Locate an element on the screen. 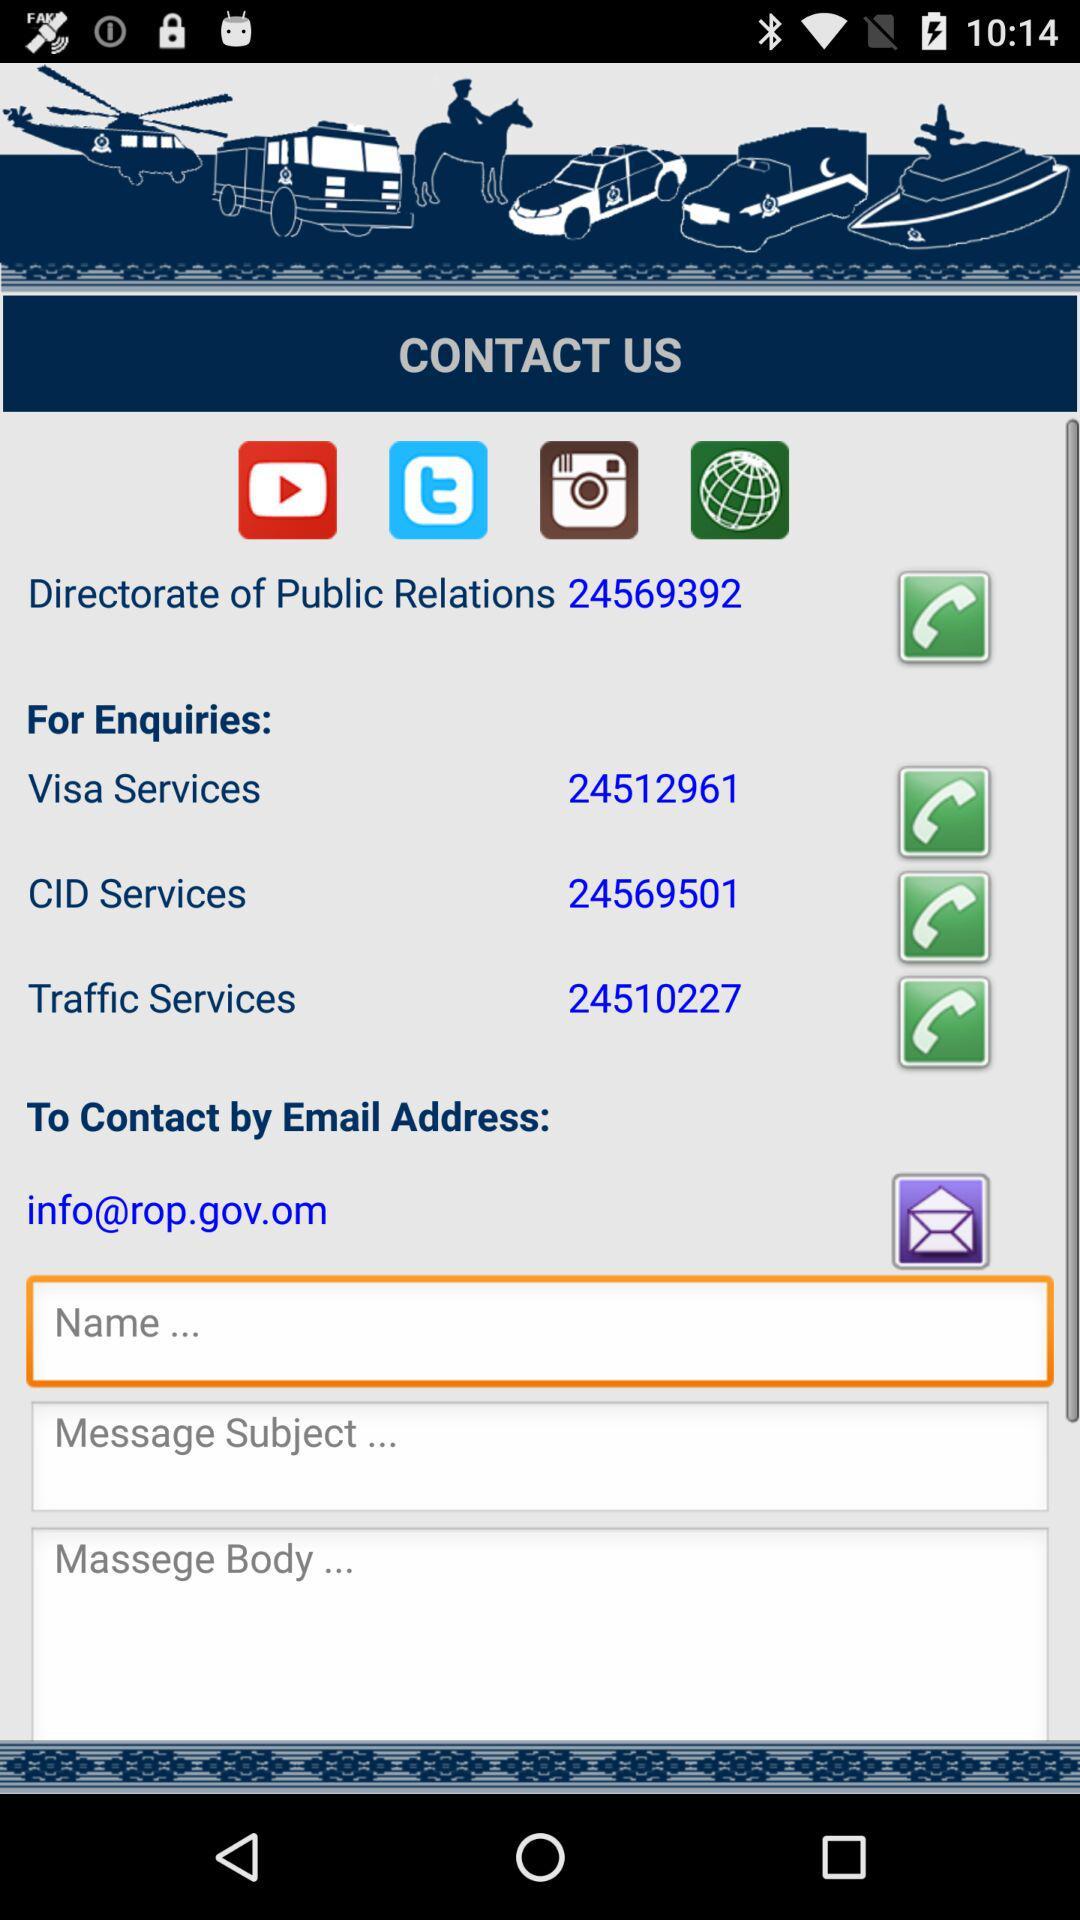 The width and height of the screenshot is (1080, 1920). the email icon is located at coordinates (943, 1306).